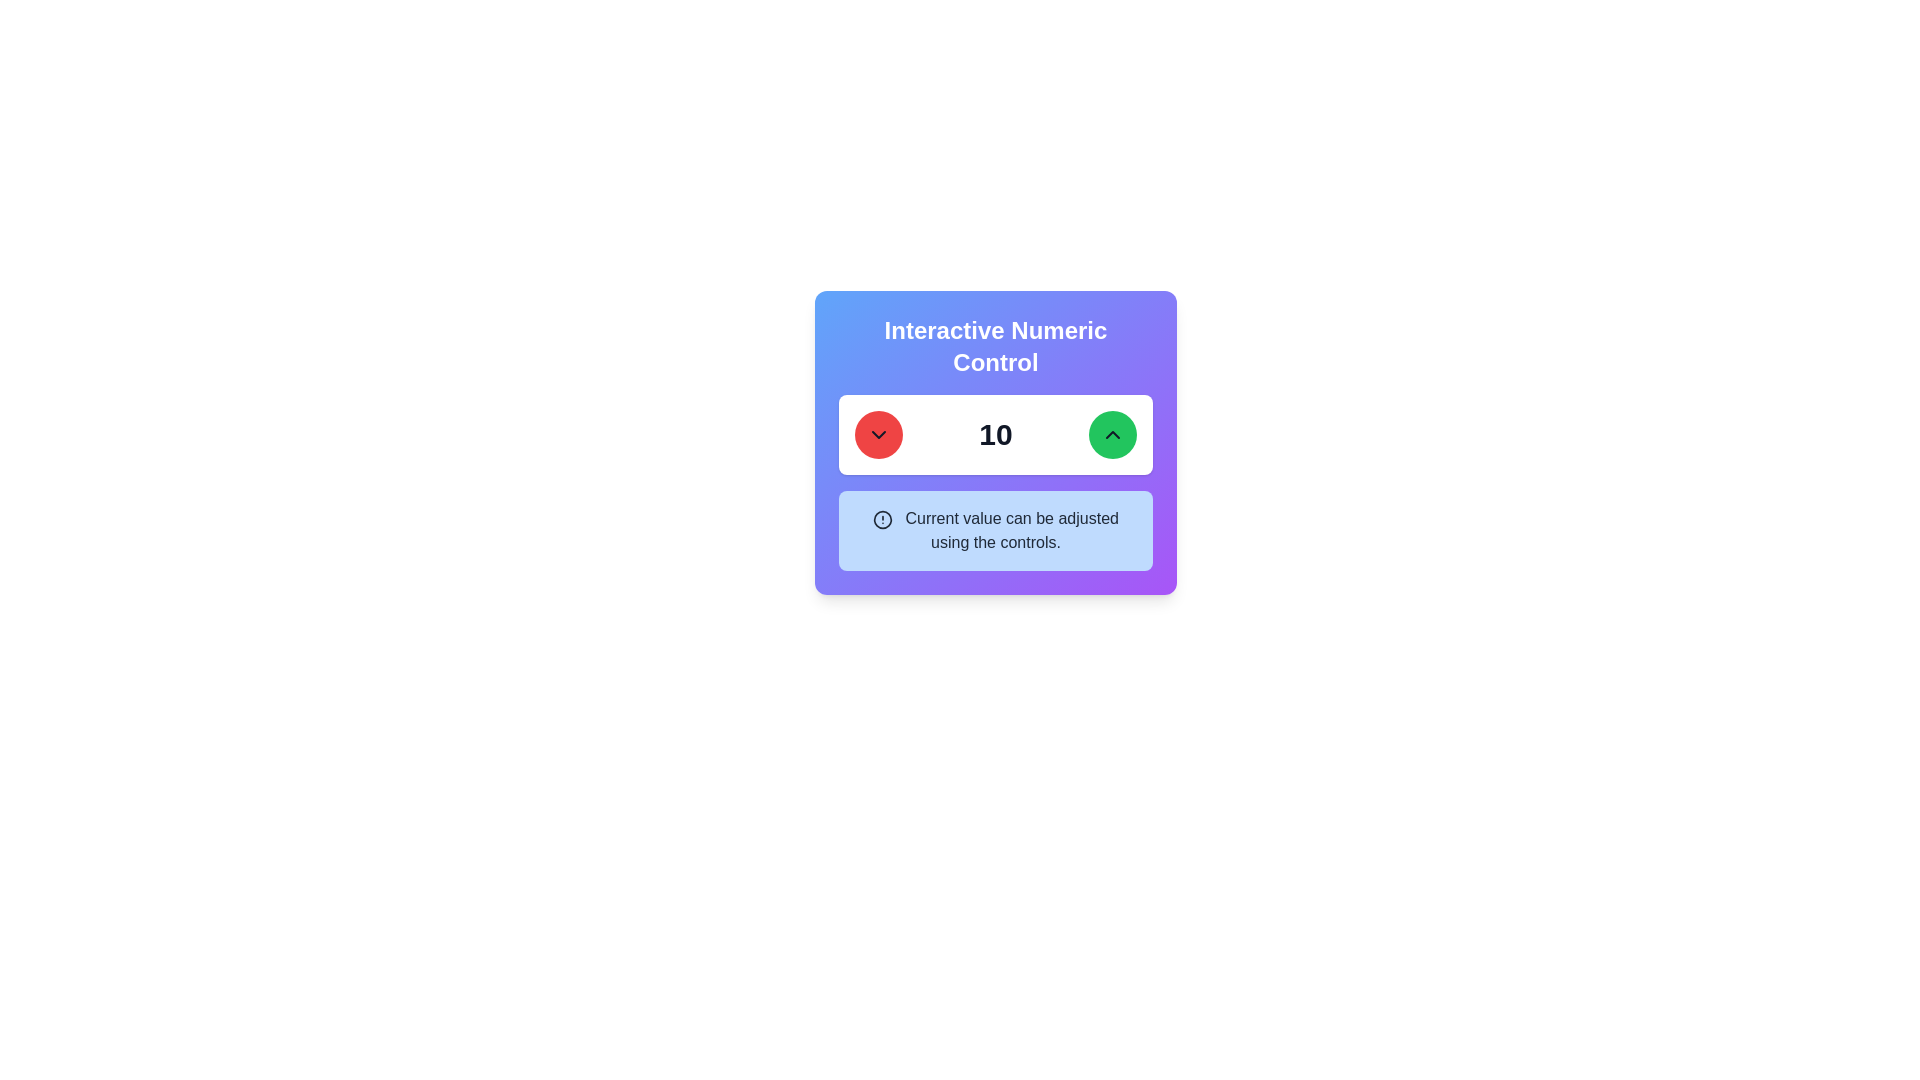 This screenshot has width=1920, height=1080. I want to click on the increment button located to the right of the numeric value display ('10') in the control, which allows the user to increase the numeric value by one unit per click, so click(1112, 434).